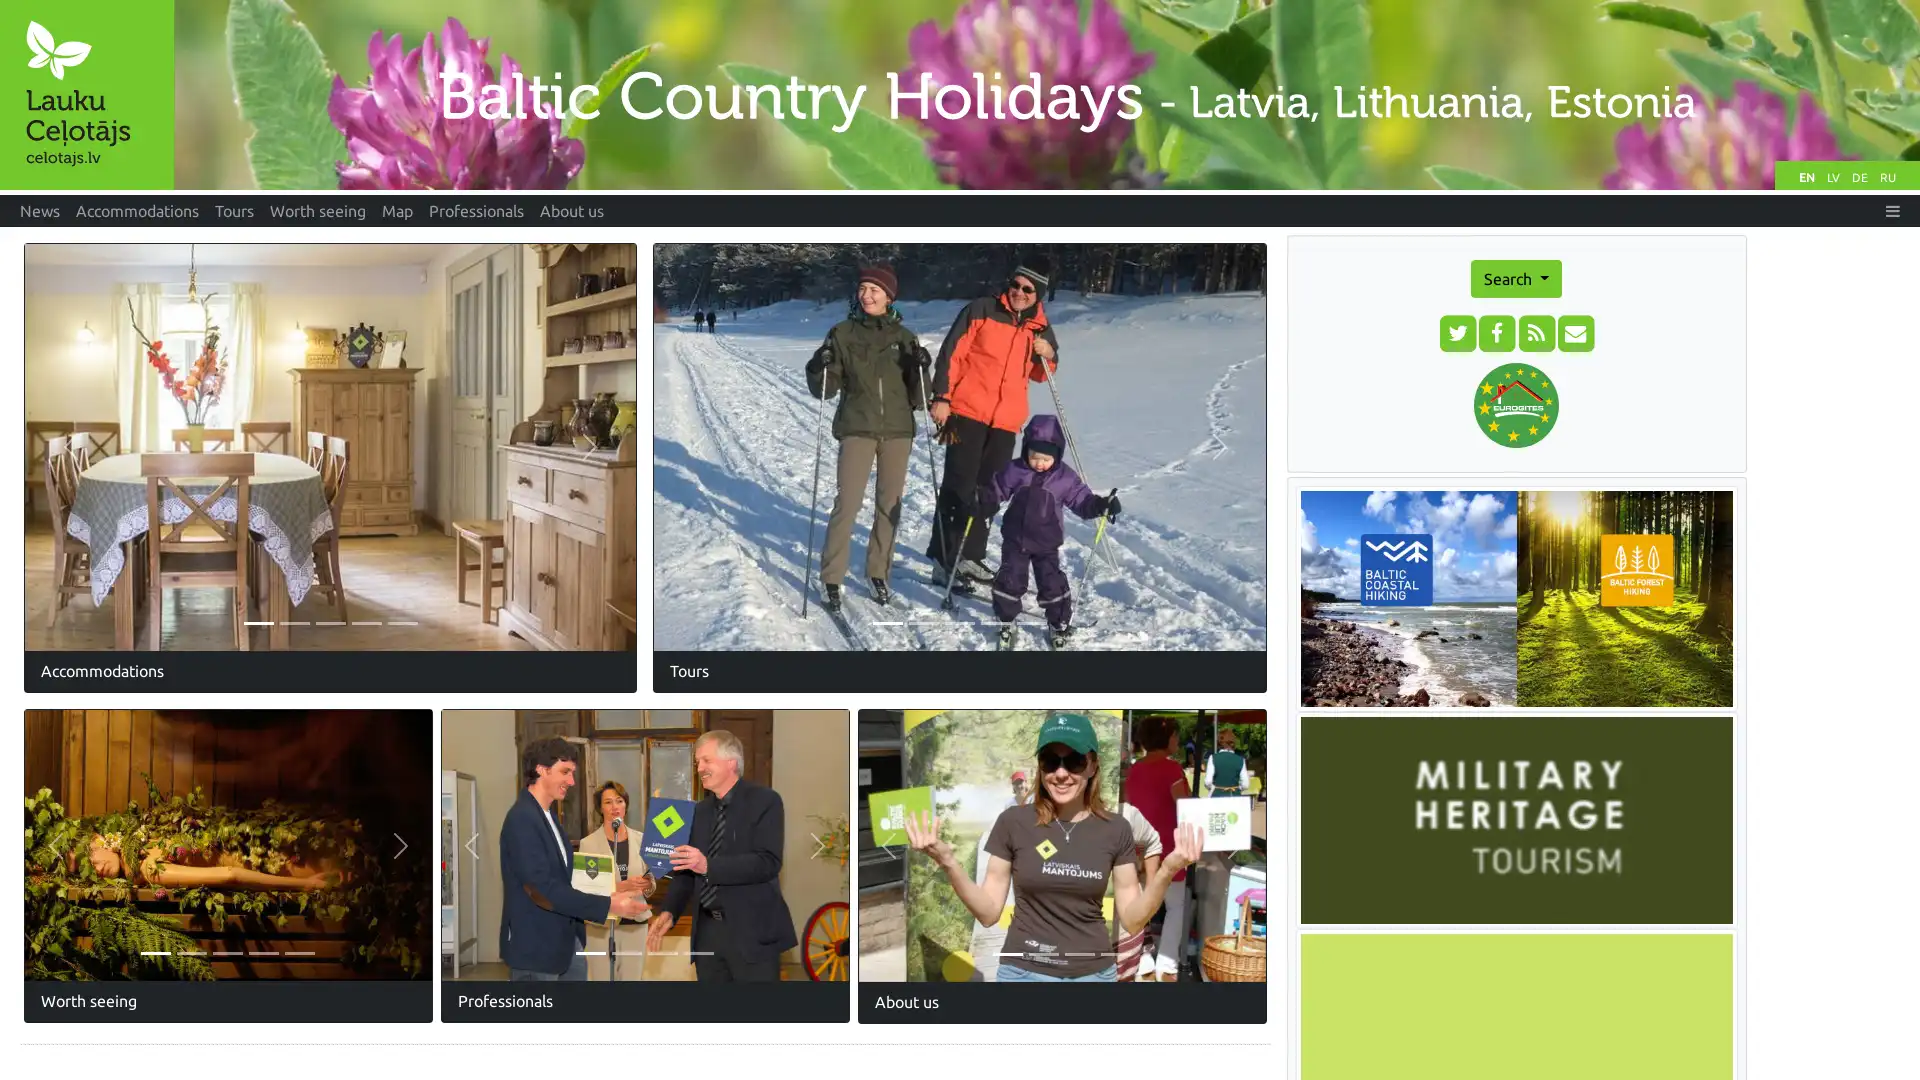  What do you see at coordinates (470, 845) in the screenshot?
I see `Previous` at bounding box center [470, 845].